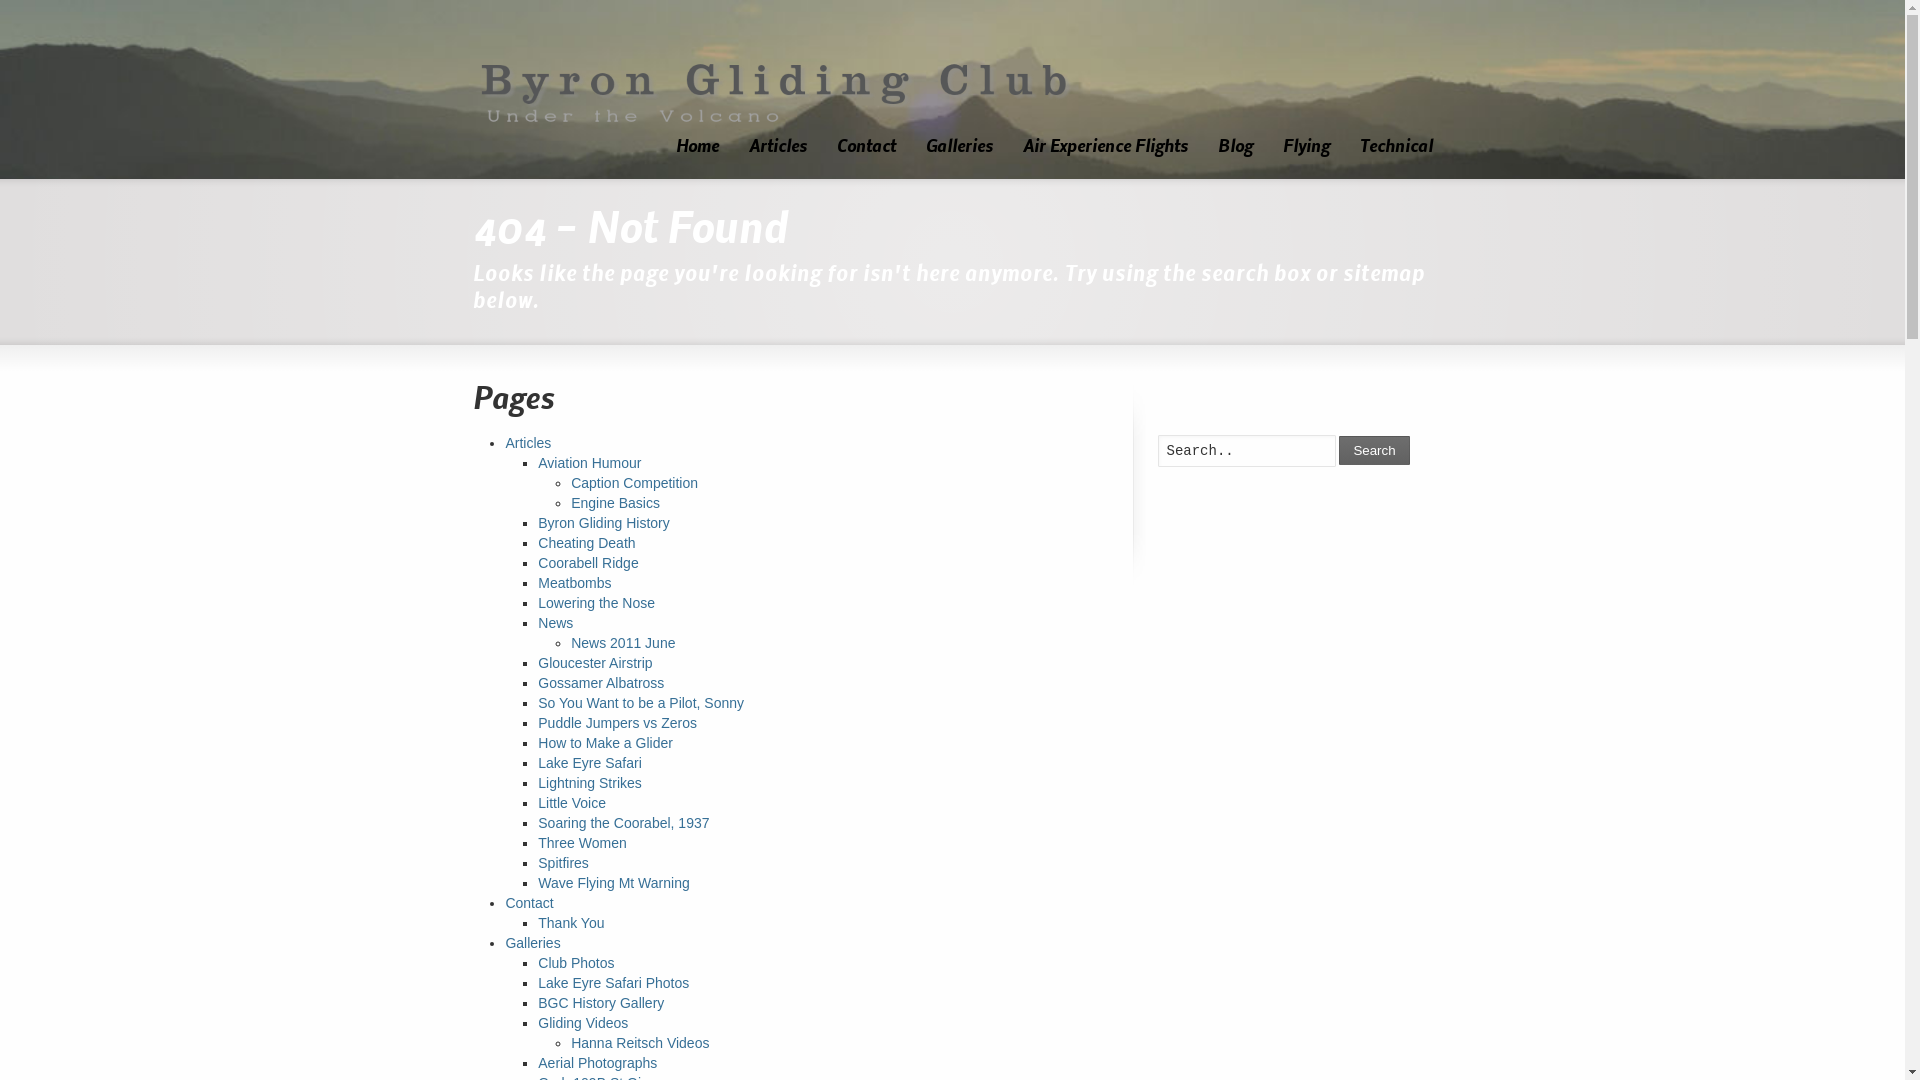 This screenshot has width=1920, height=1080. I want to click on 'Byron Gliding History', so click(537, 522).